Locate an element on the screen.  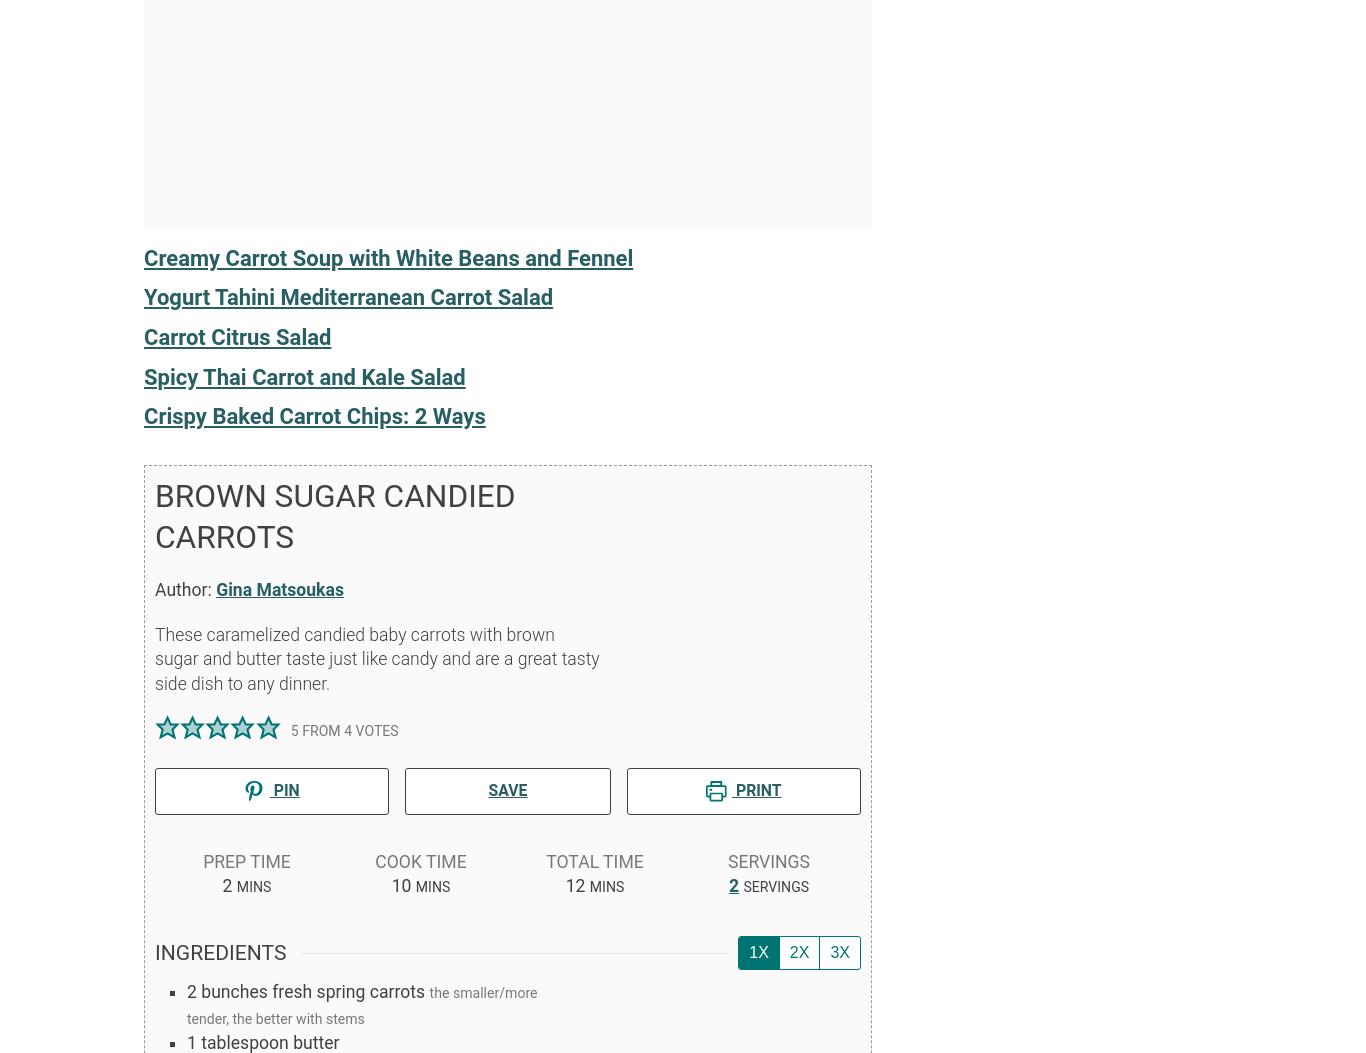
'Yogurt Tahini Mediterranean Carrot Salad' is located at coordinates (142, 297).